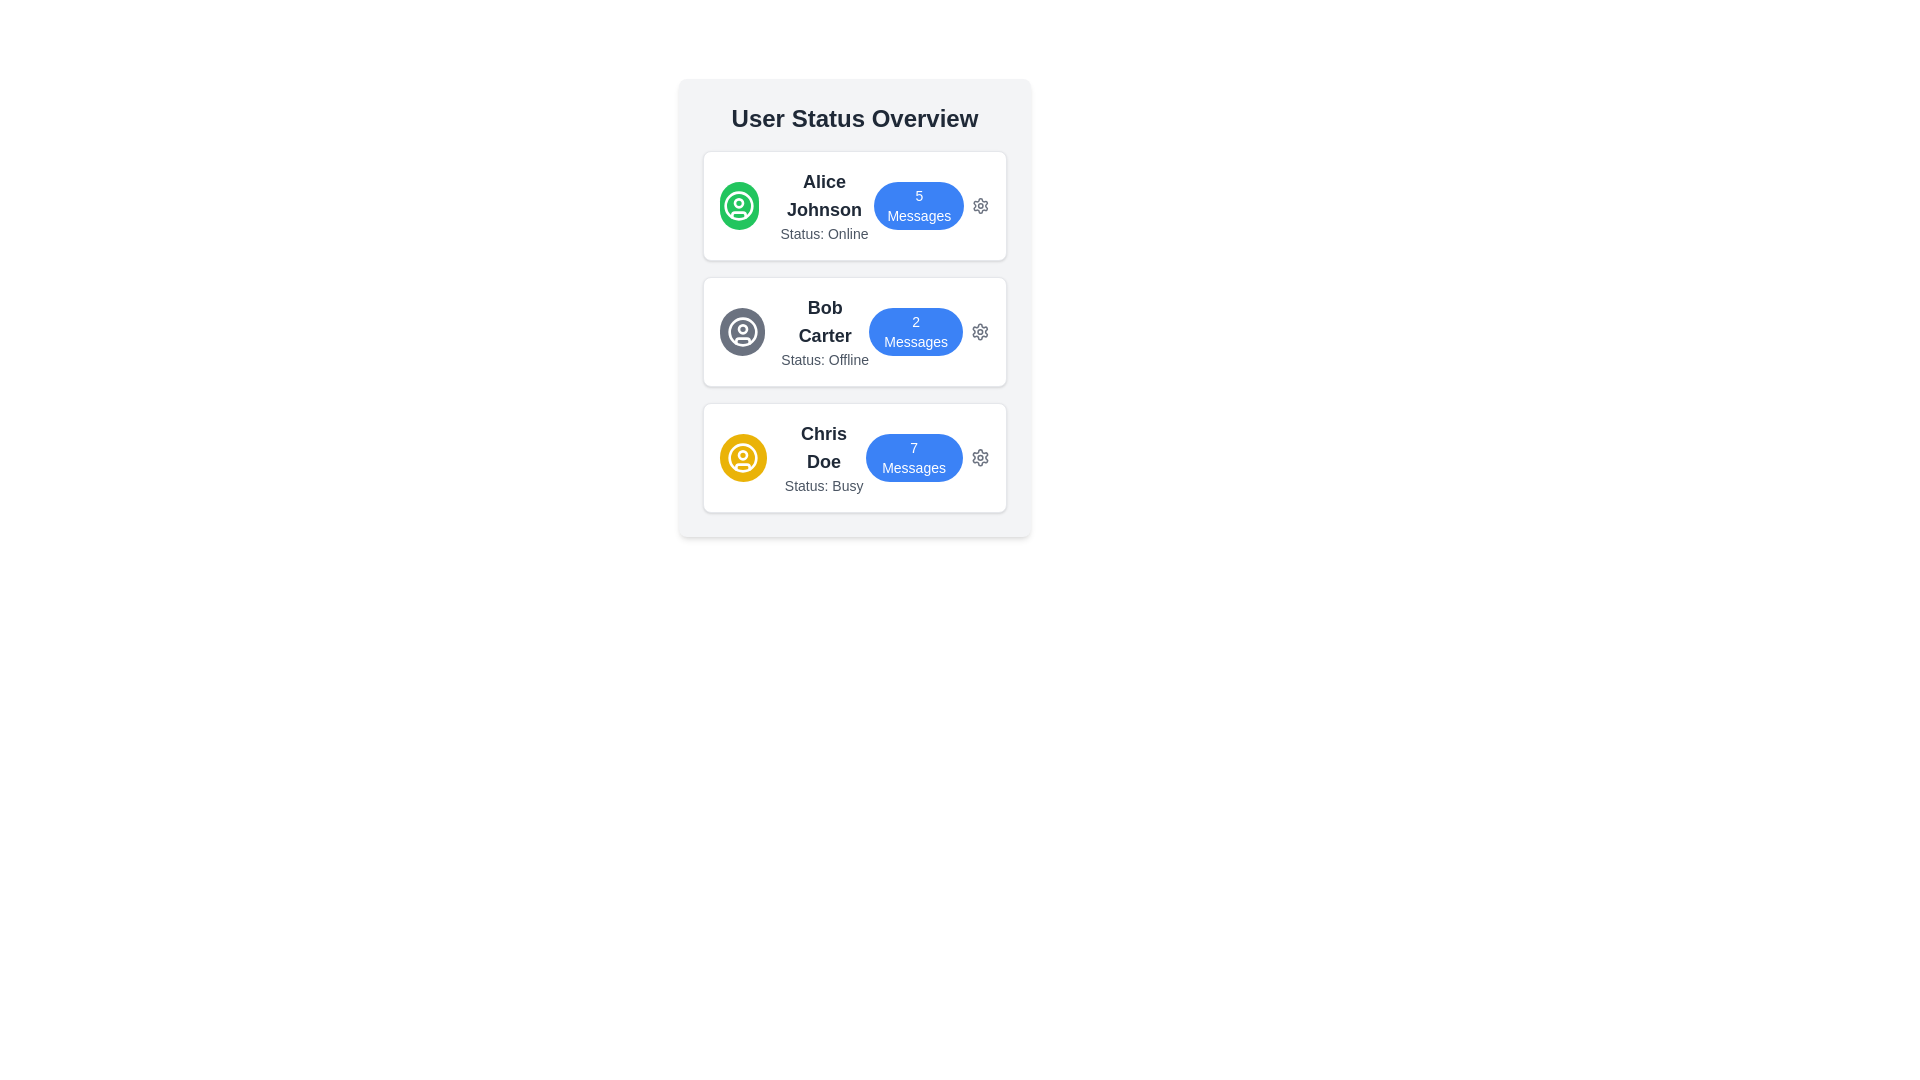  Describe the element at coordinates (738, 205) in the screenshot. I see `the decorative circular SVG graphical element with a green border and white-filled interior, located to the left of the 'Alice Johnson' label in the 'User Status Overview' panel` at that location.